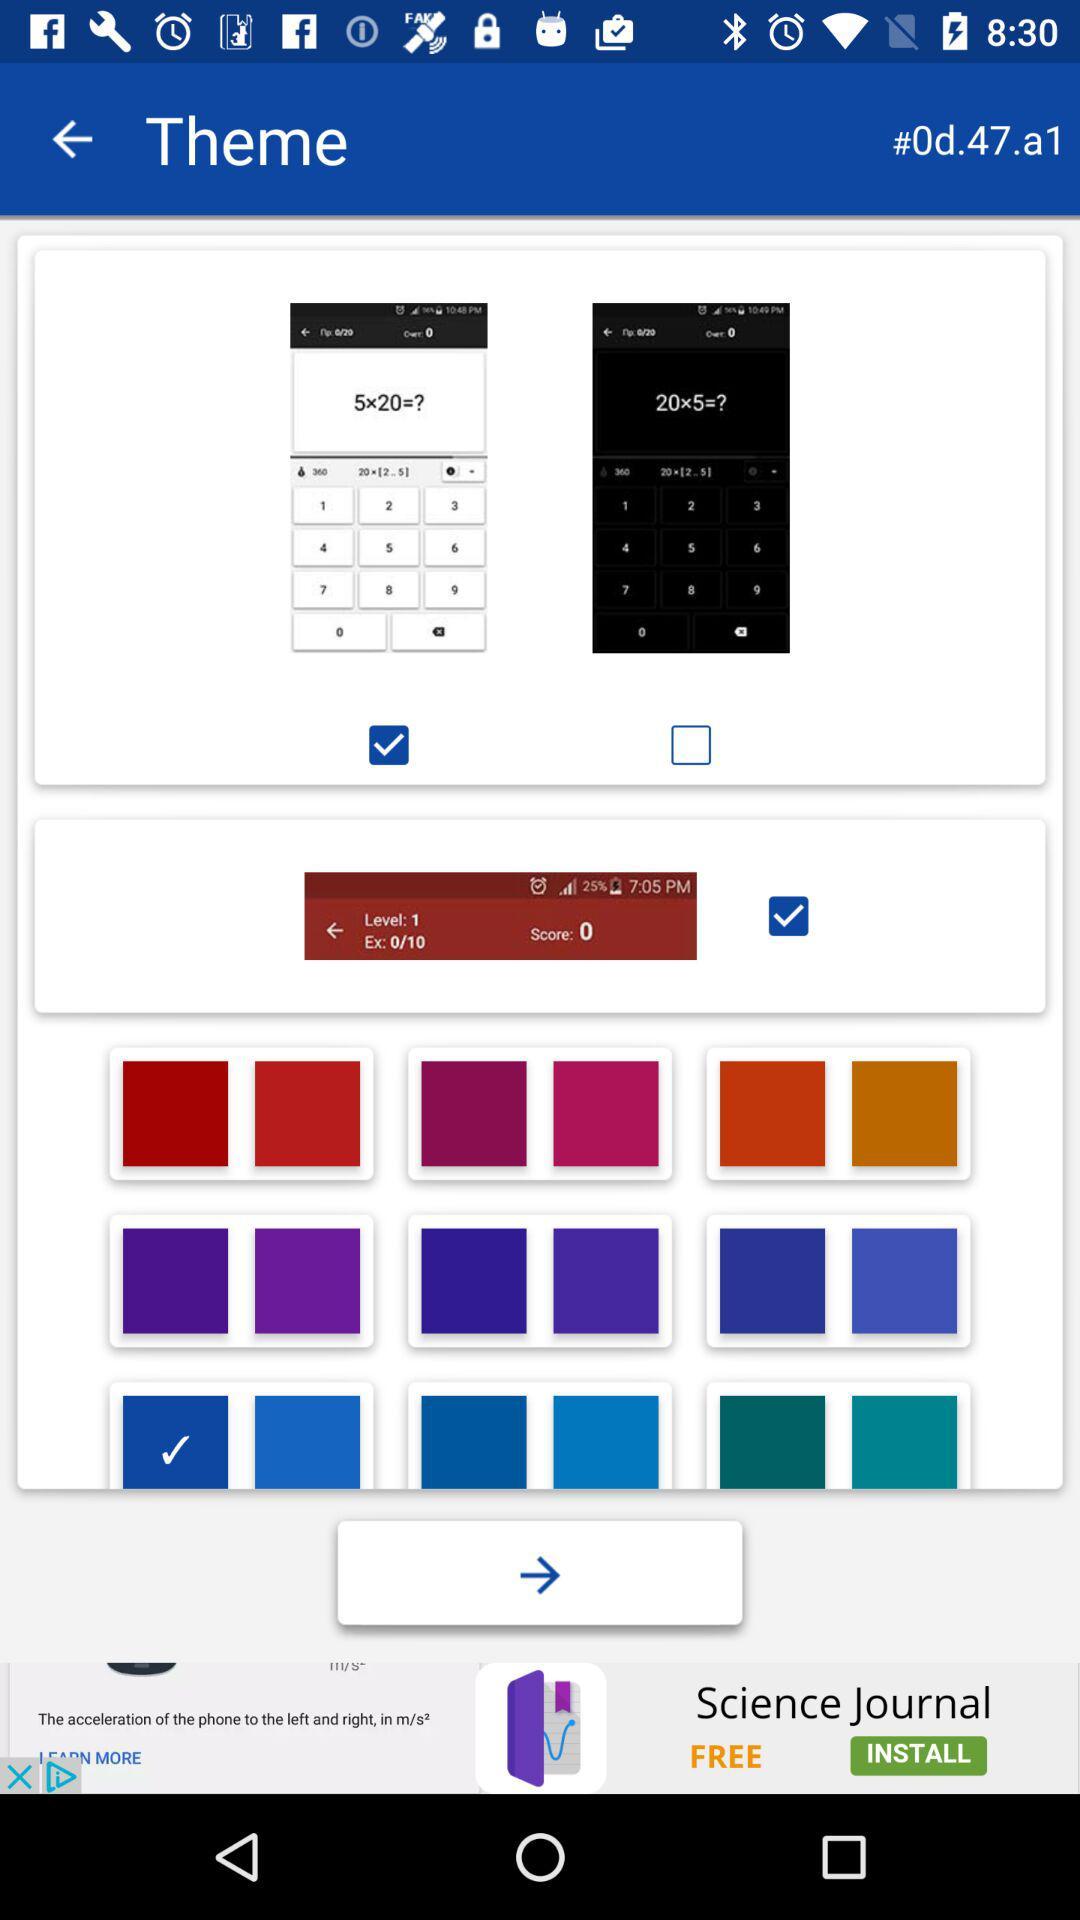  Describe the element at coordinates (474, 1448) in the screenshot. I see `logo` at that location.